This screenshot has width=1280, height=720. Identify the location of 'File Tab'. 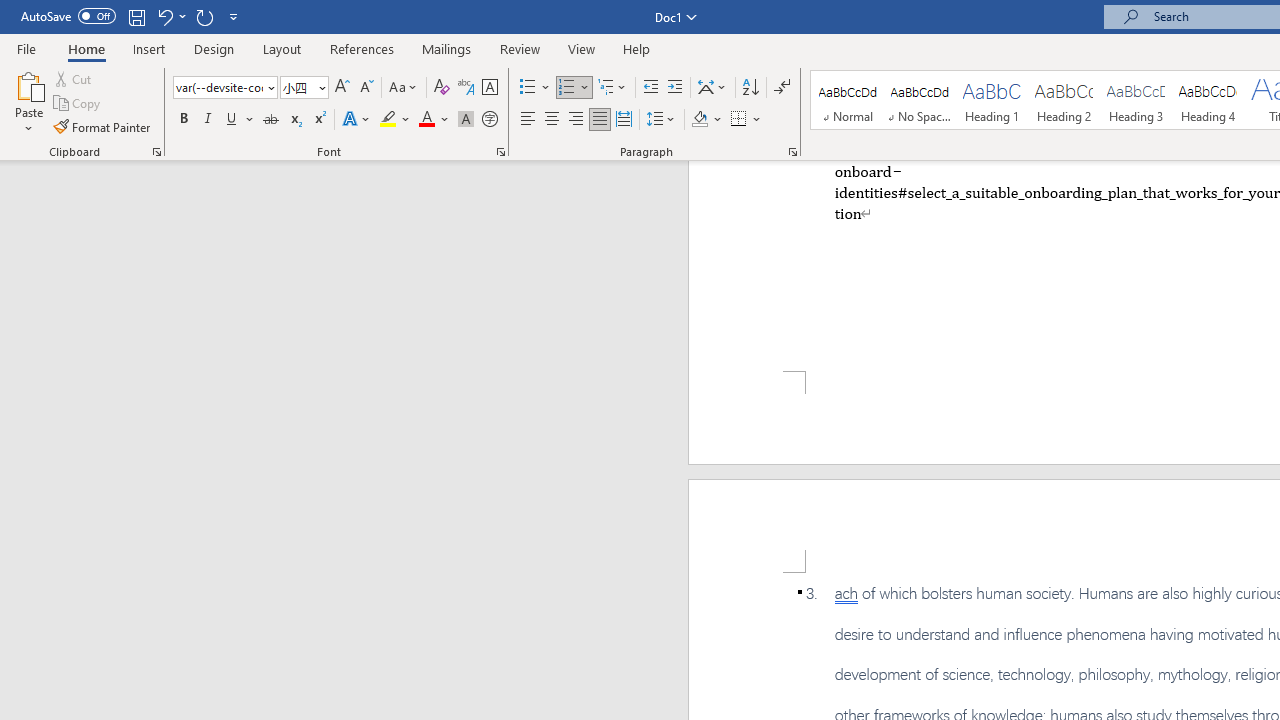
(26, 47).